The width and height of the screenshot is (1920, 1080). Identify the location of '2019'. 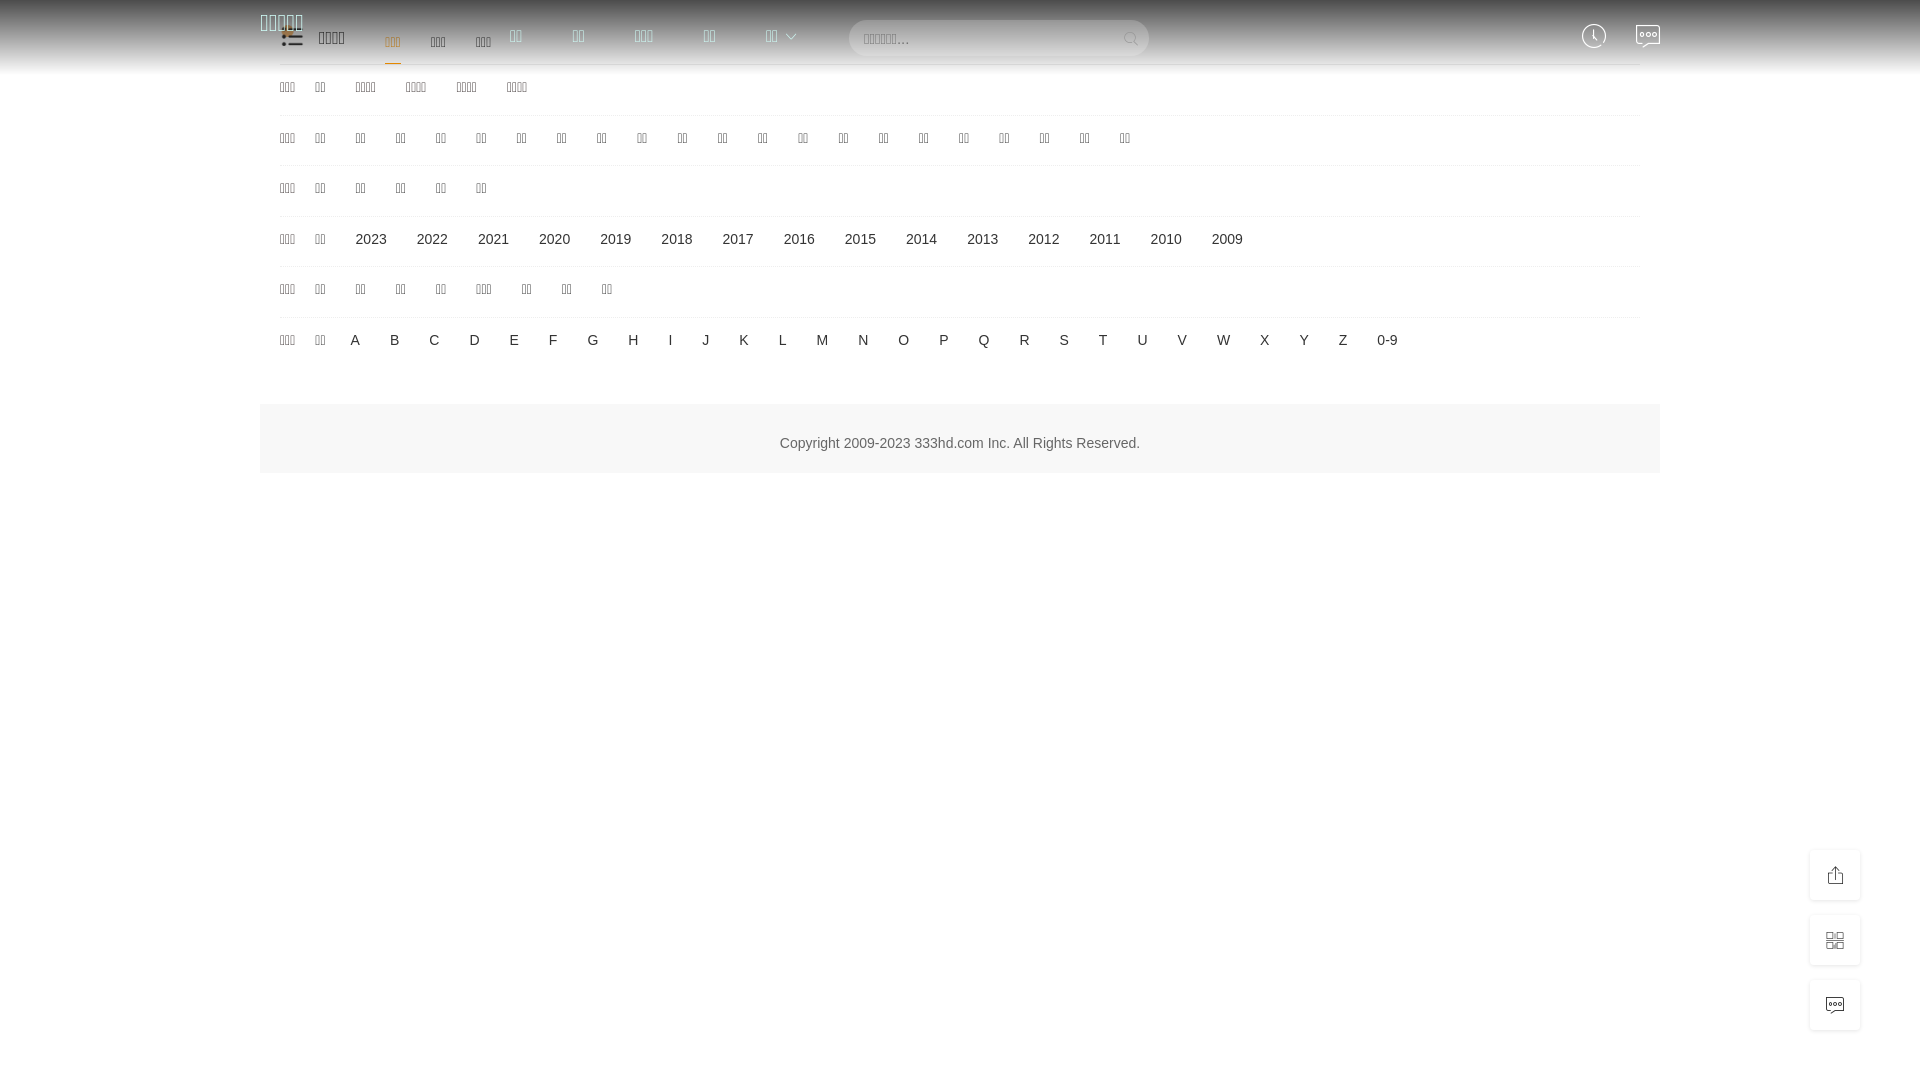
(614, 238).